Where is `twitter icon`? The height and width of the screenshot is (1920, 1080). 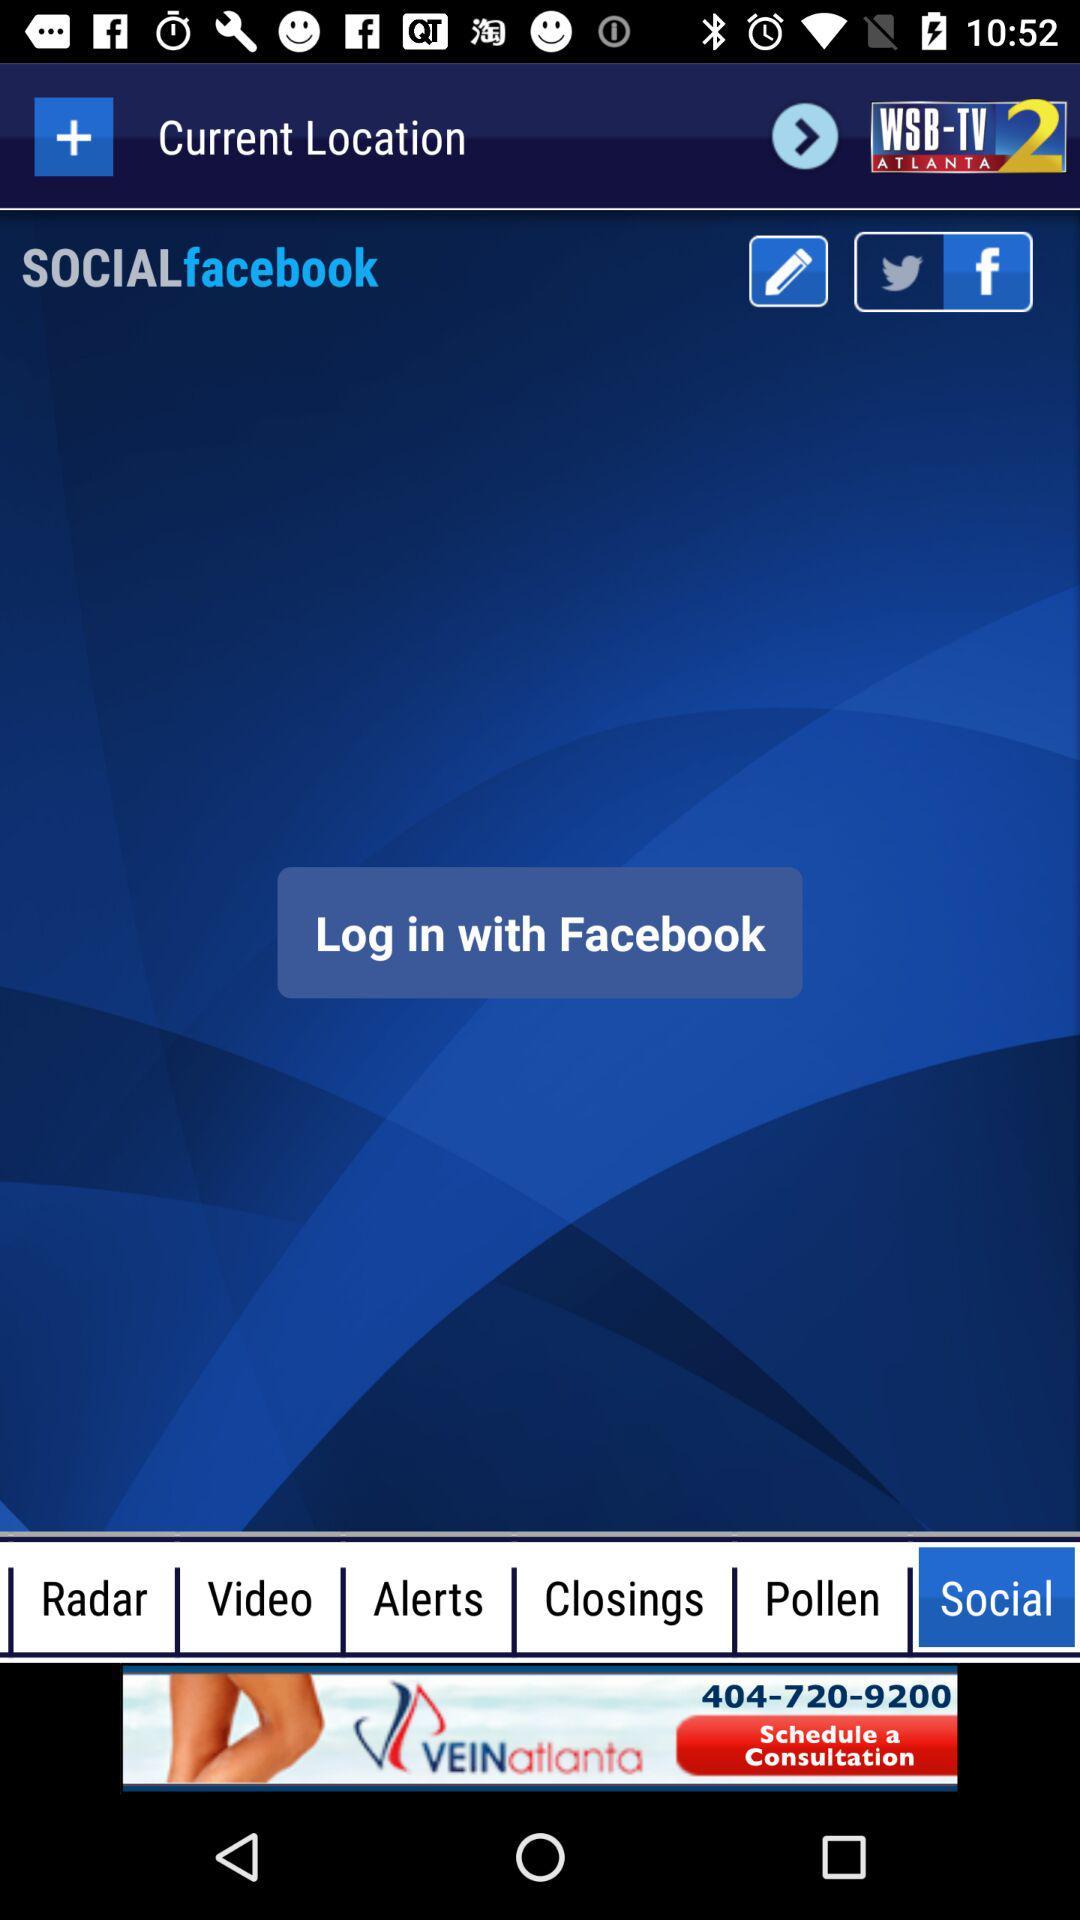
twitter icon is located at coordinates (897, 271).